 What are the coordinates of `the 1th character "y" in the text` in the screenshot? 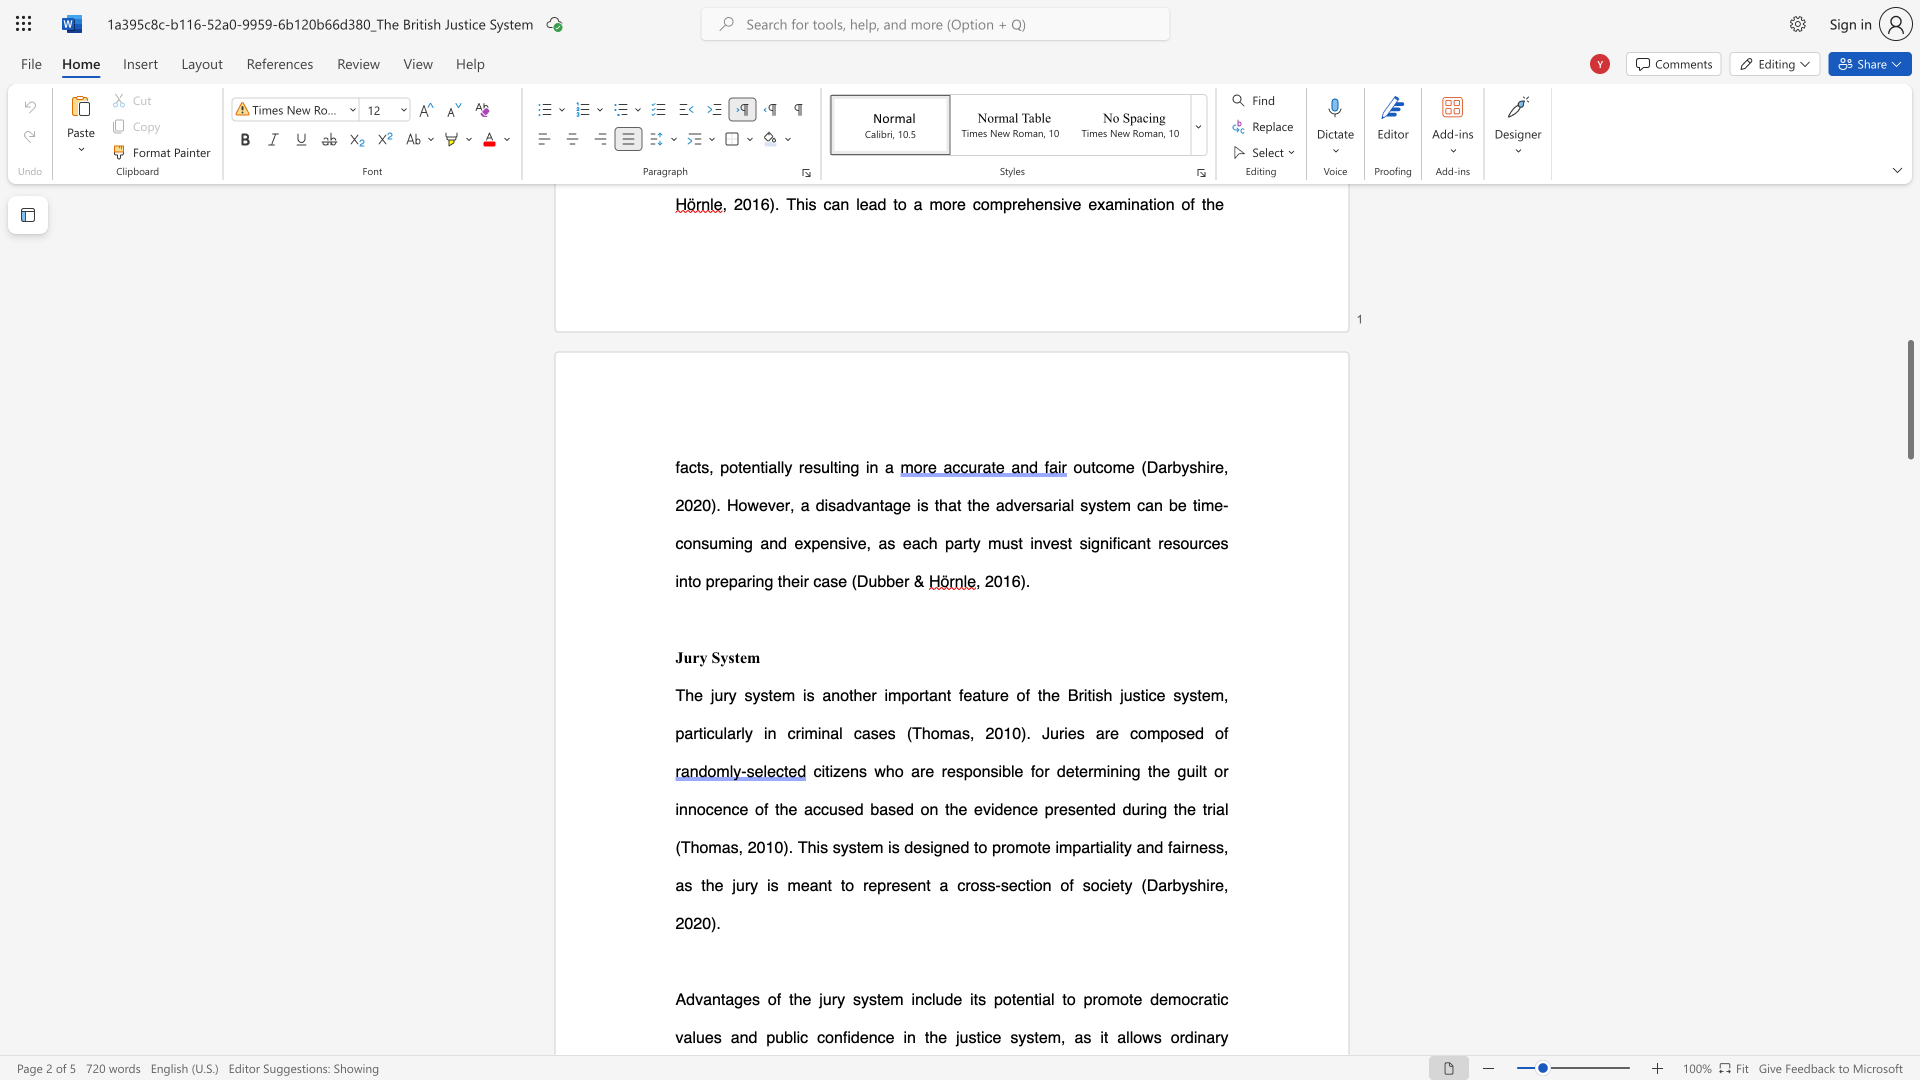 It's located at (703, 657).